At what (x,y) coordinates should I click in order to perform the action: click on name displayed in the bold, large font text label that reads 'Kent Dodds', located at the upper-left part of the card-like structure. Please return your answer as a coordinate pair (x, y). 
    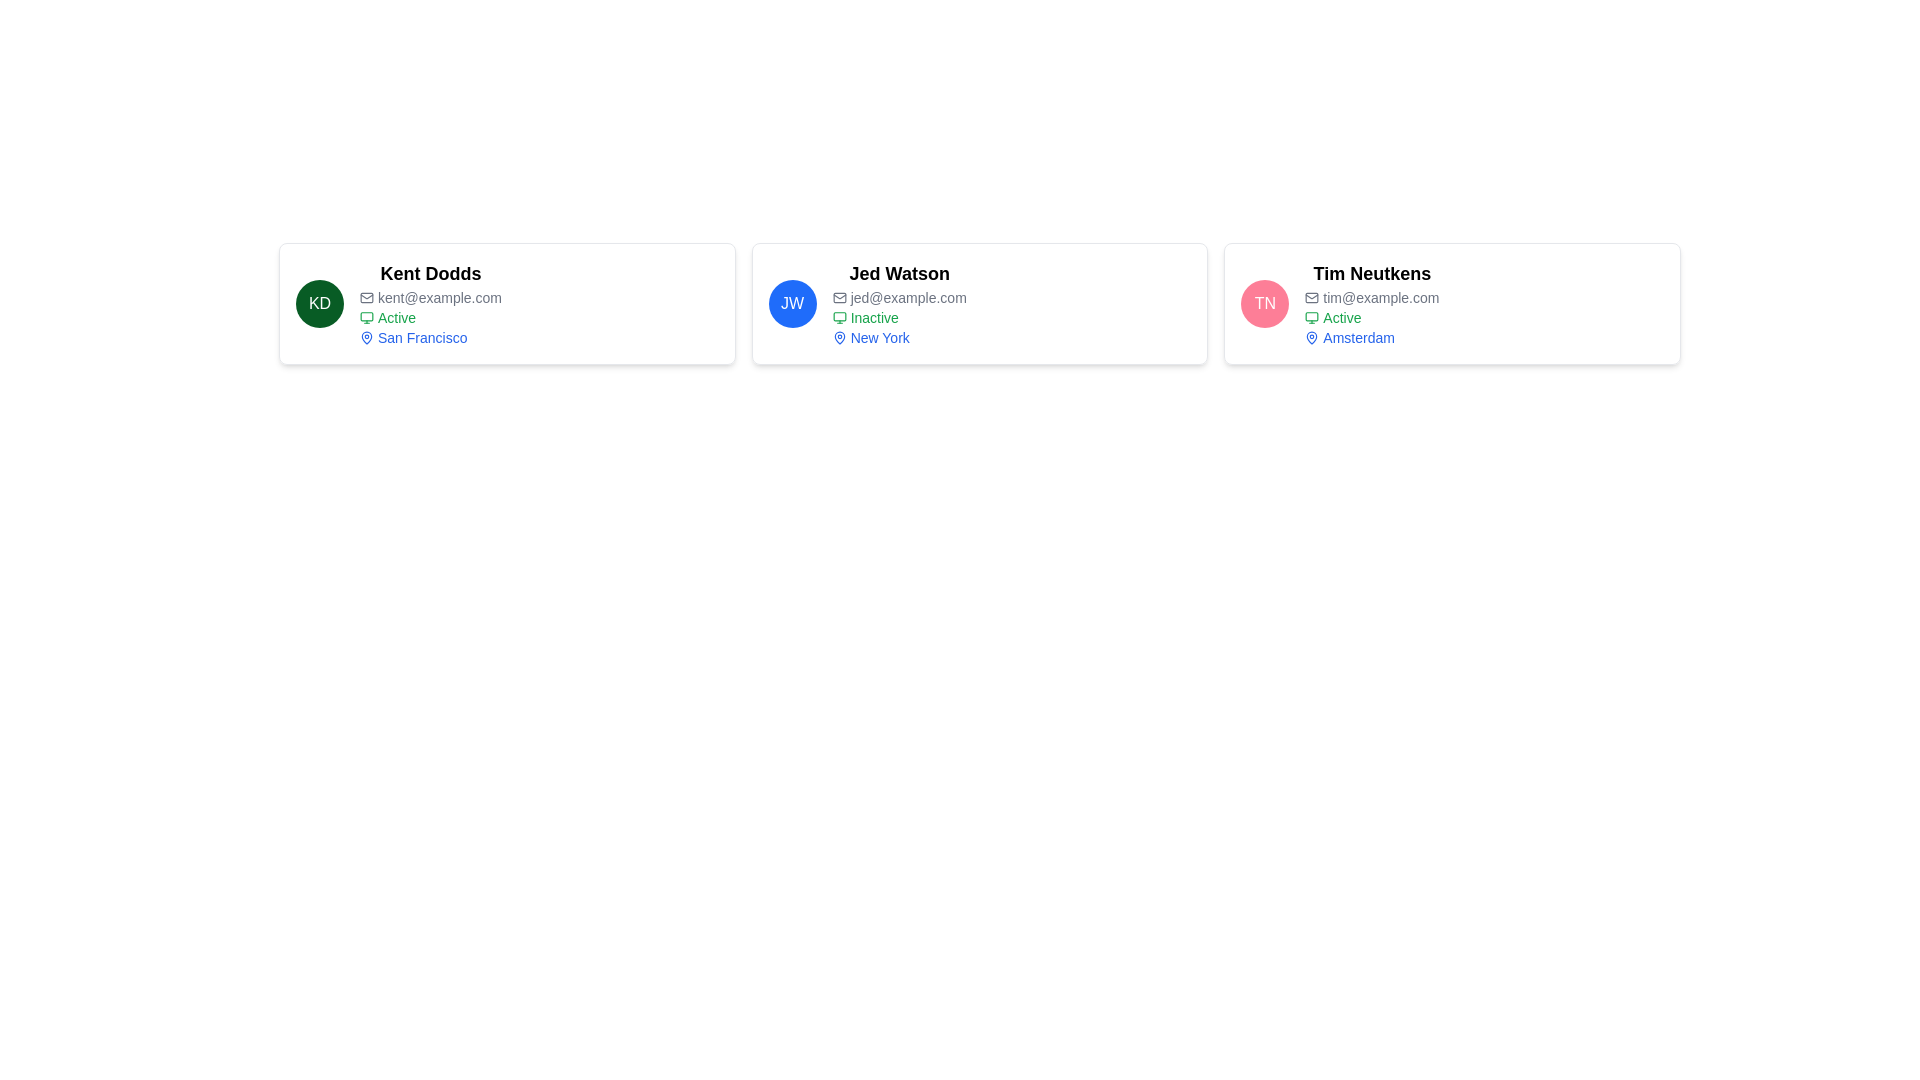
    Looking at the image, I should click on (430, 273).